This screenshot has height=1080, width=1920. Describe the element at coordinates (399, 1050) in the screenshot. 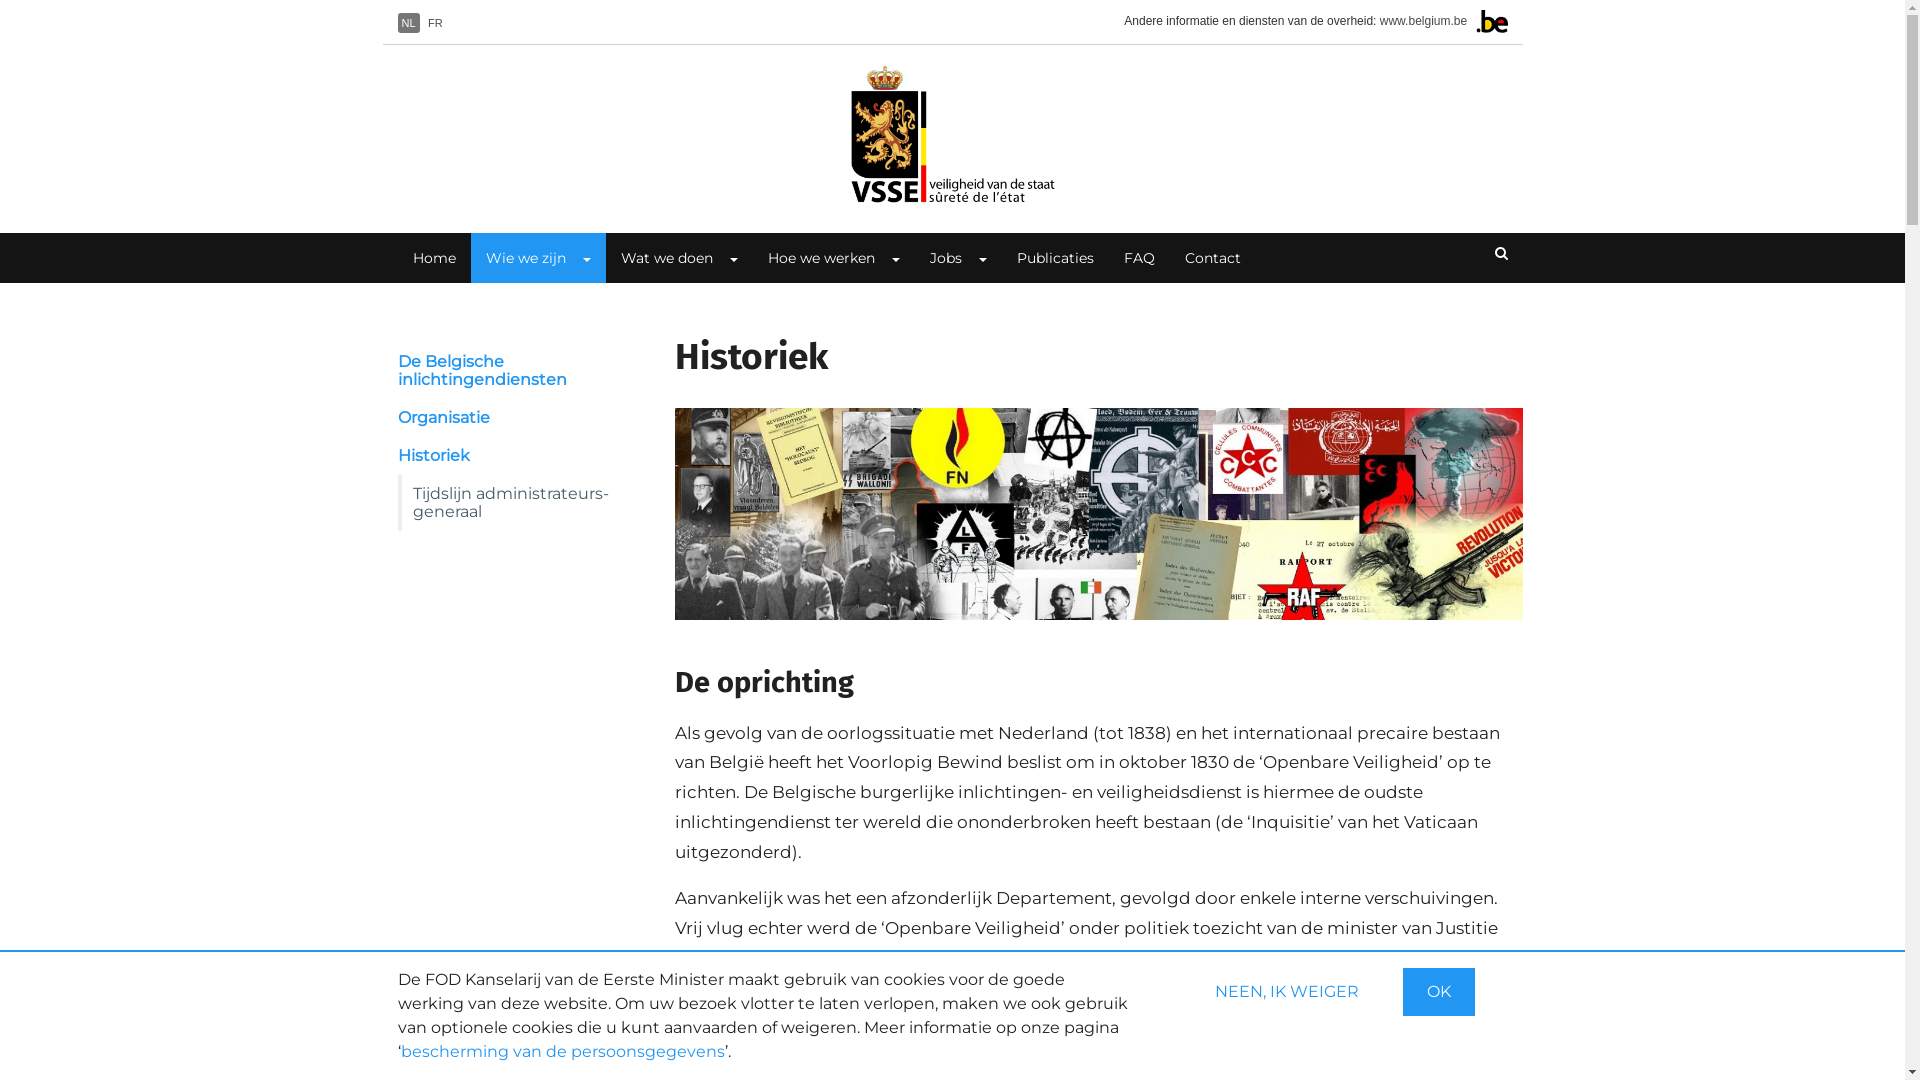

I see `'bescherming van de persoonsgegevens'` at that location.